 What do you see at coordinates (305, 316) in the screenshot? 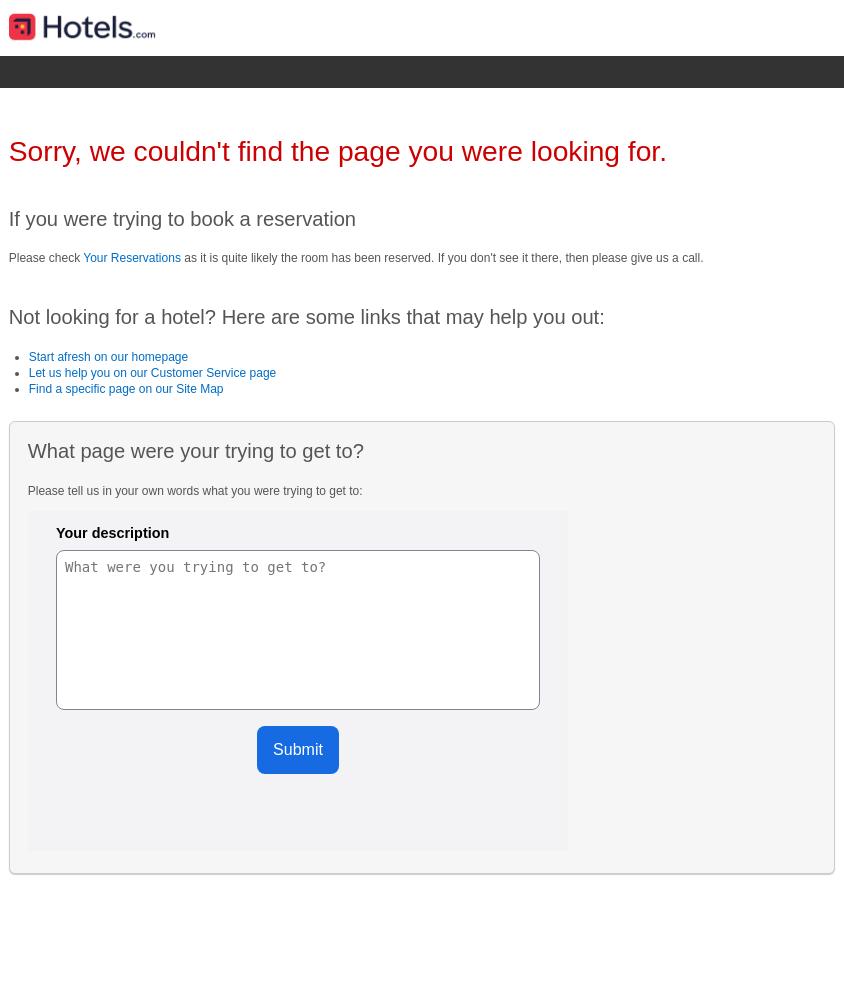
I see `'Not looking for a hotel? Here are some links that may help you out:'` at bounding box center [305, 316].